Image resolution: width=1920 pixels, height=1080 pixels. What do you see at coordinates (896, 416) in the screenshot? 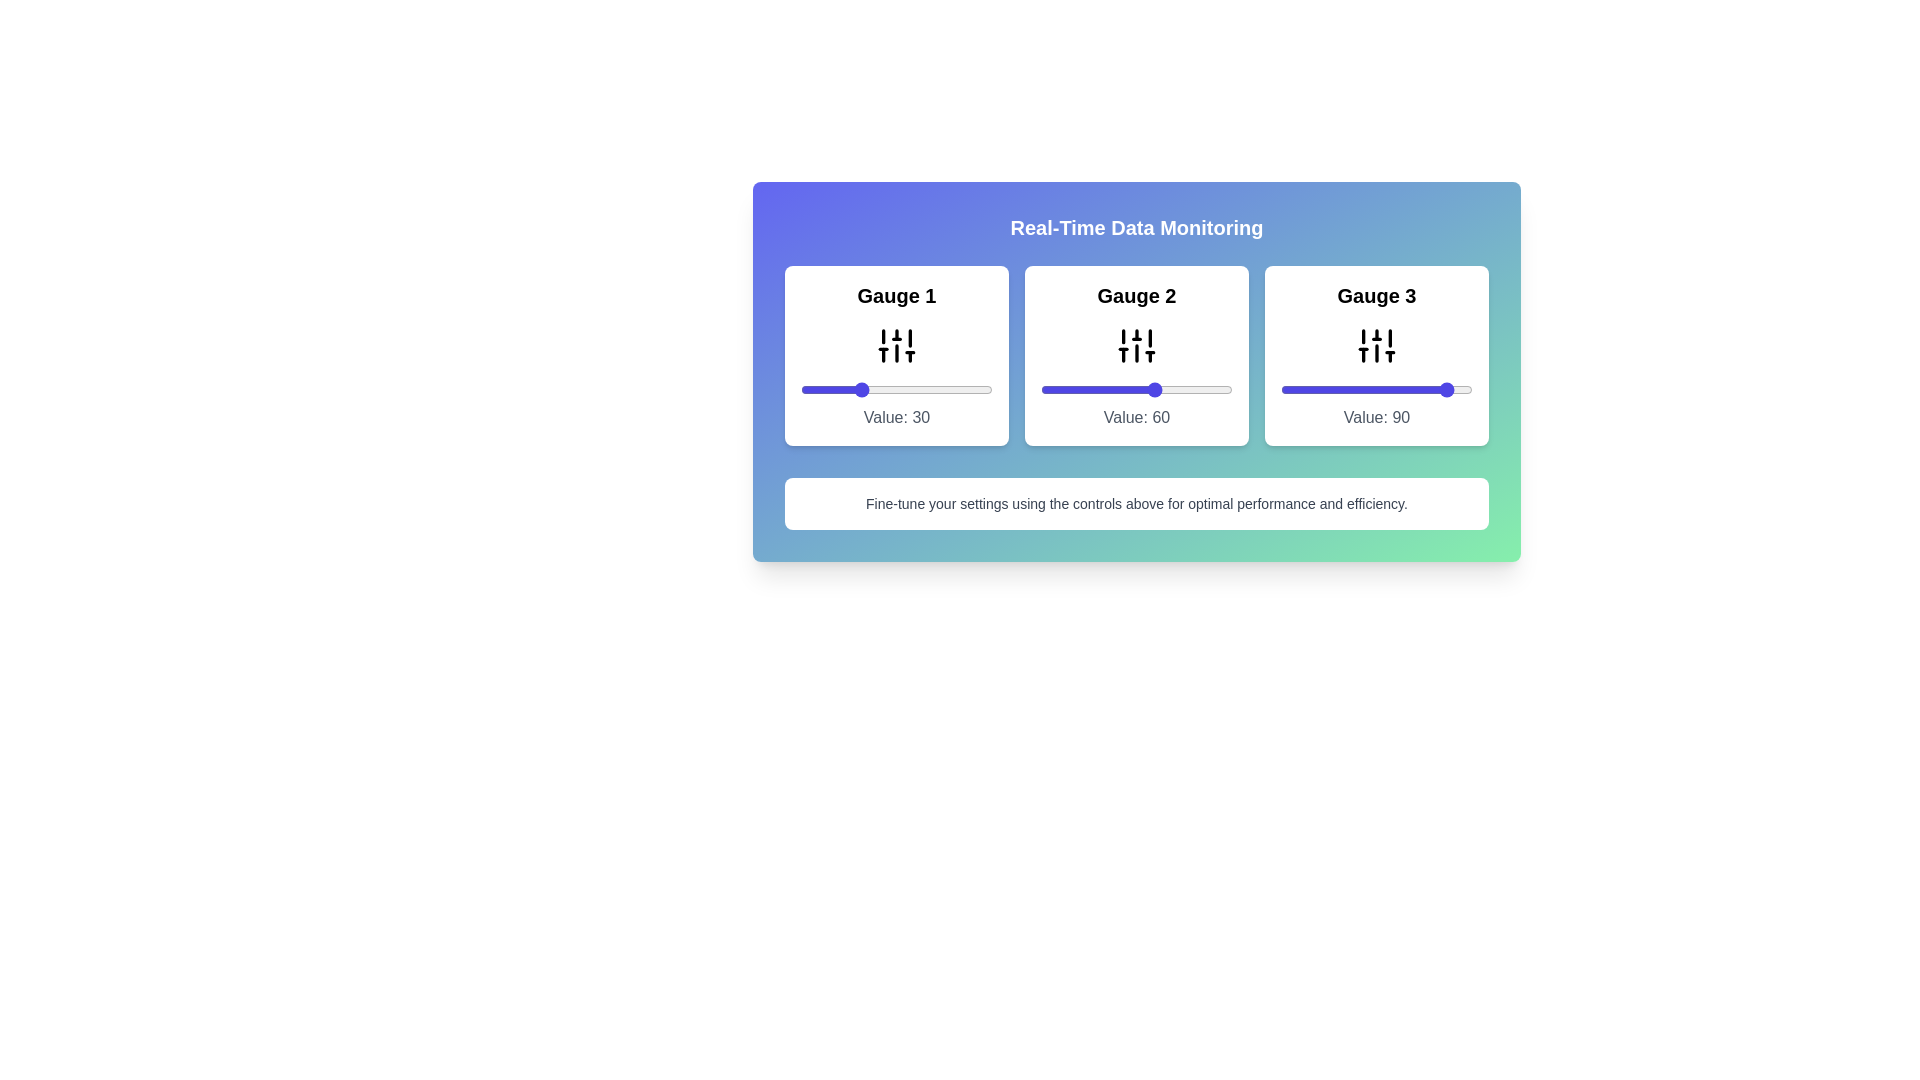
I see `the Text Label displaying the current value of the associated slider control located at the bottom of the 'Gauge 1' card` at bounding box center [896, 416].